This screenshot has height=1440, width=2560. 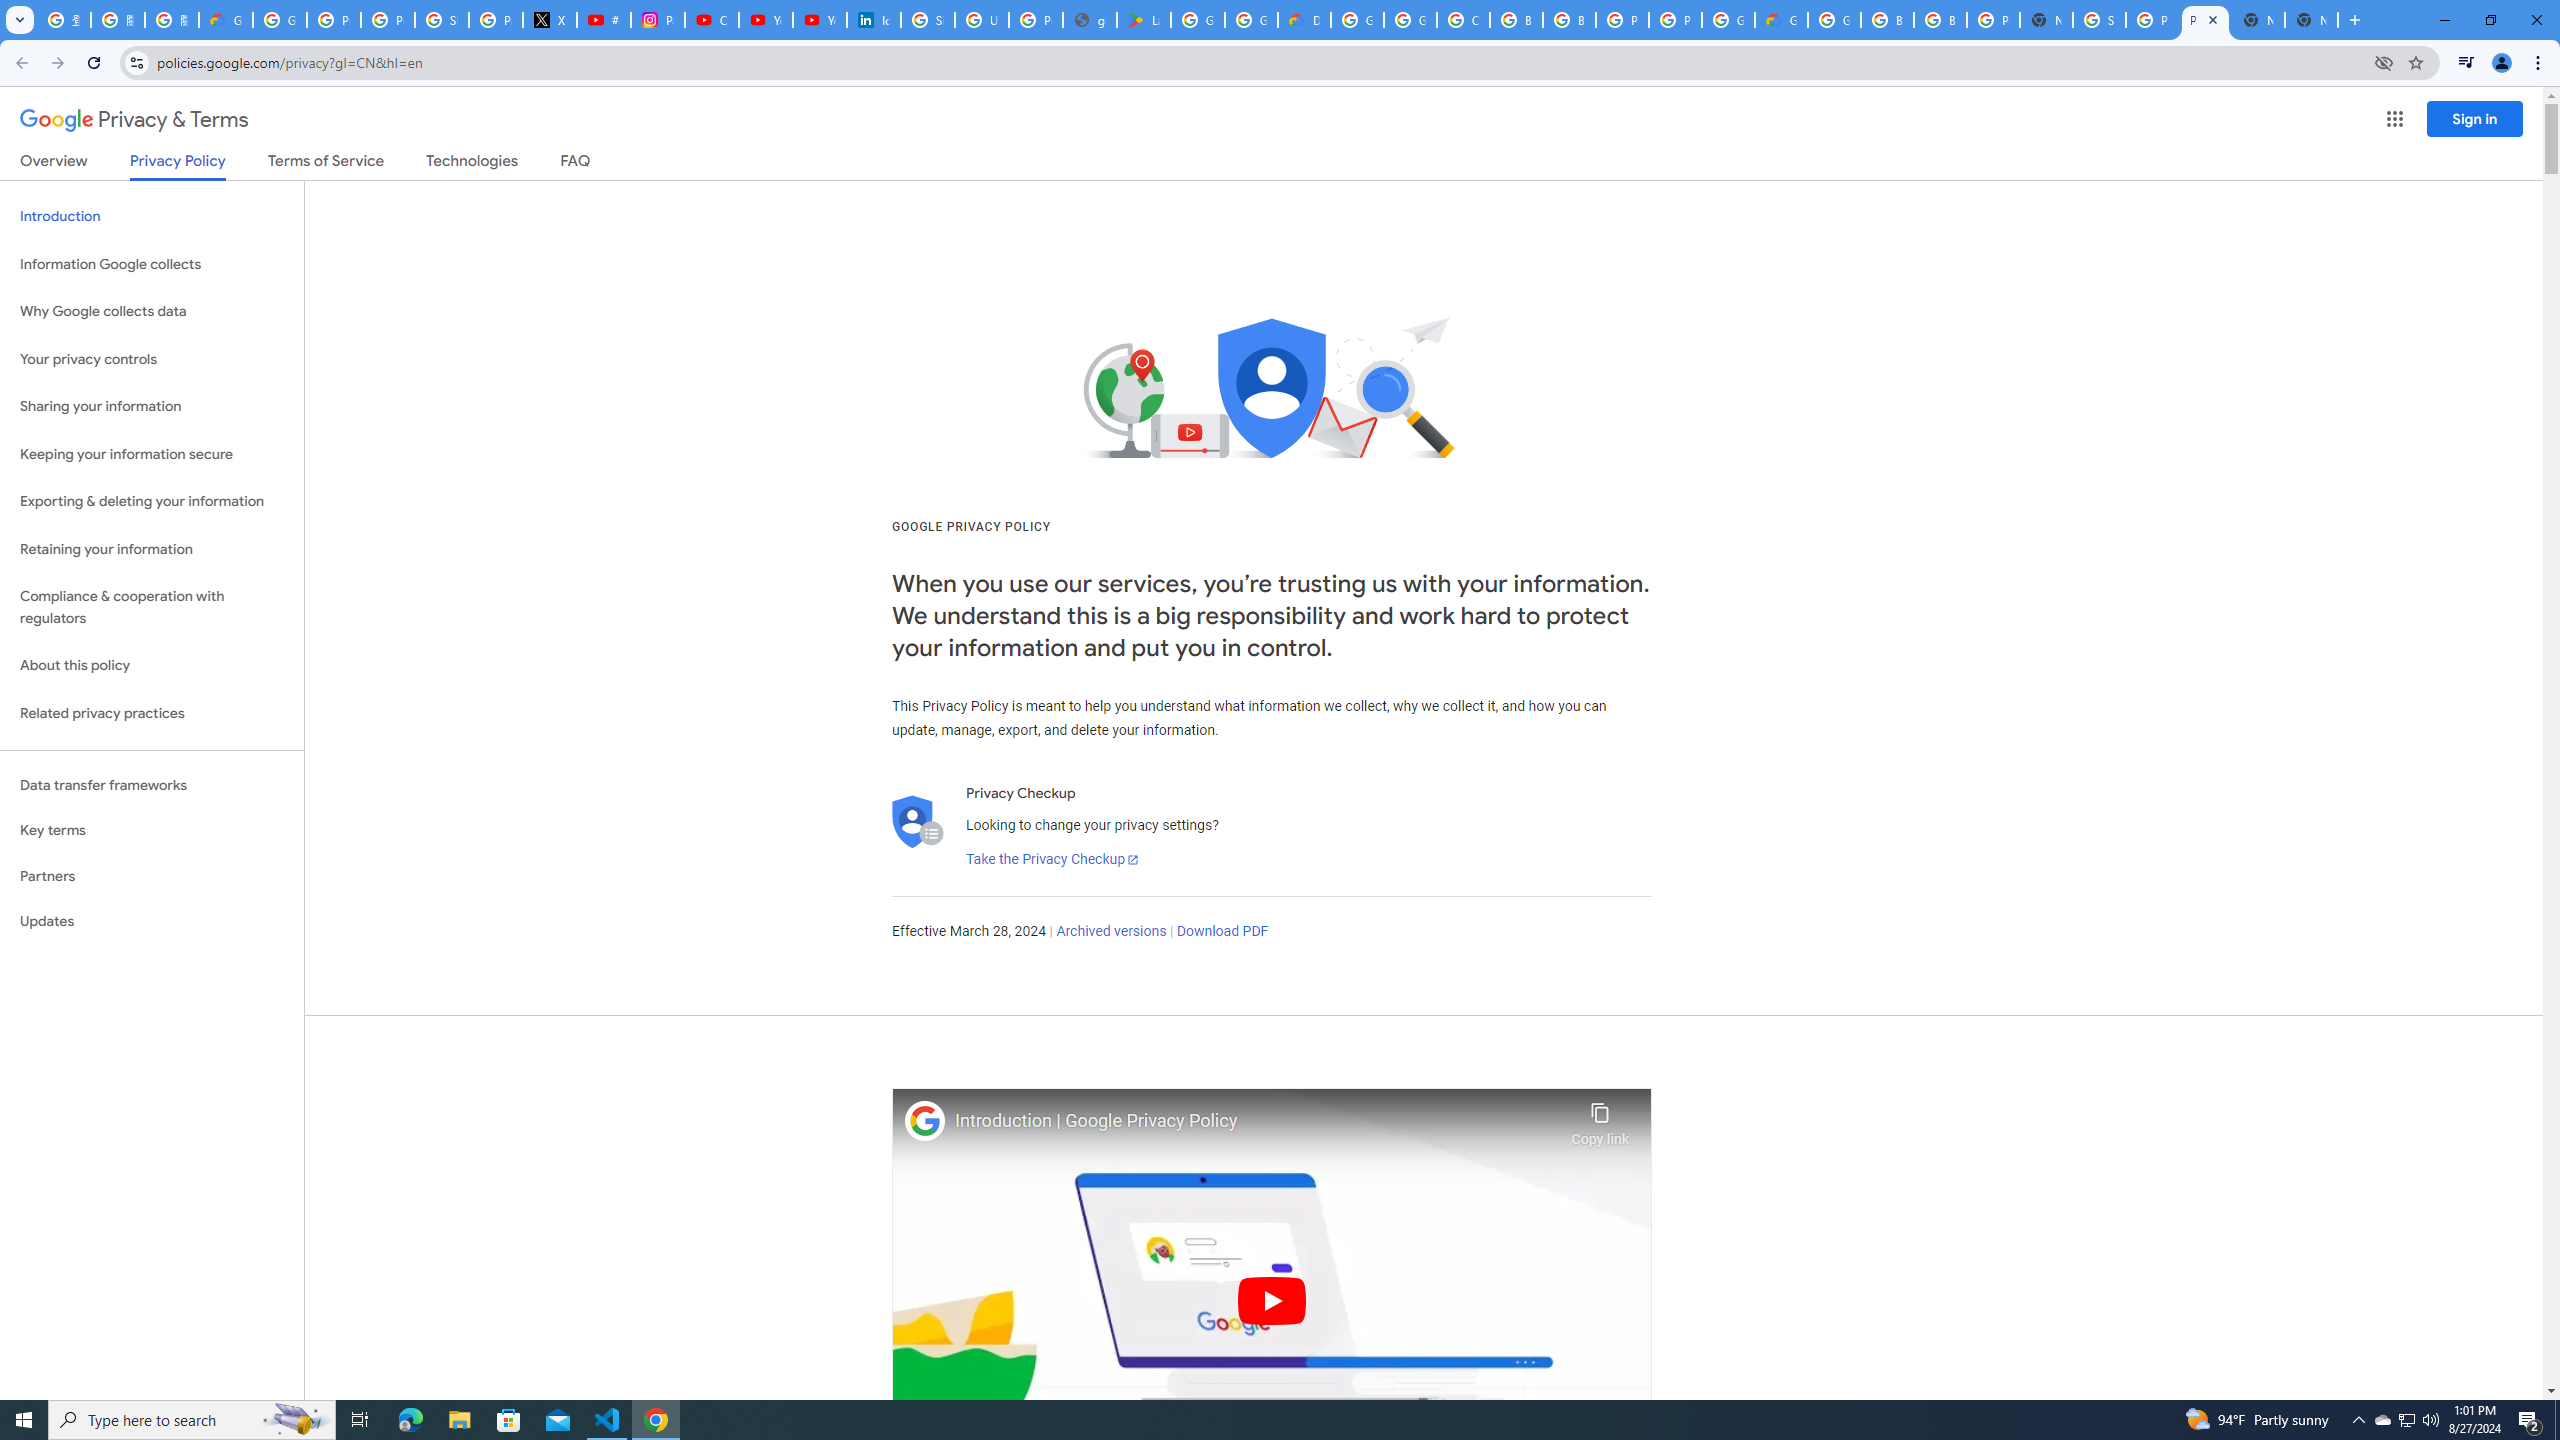 I want to click on '#nbabasketballhighlights - YouTube', so click(x=603, y=19).